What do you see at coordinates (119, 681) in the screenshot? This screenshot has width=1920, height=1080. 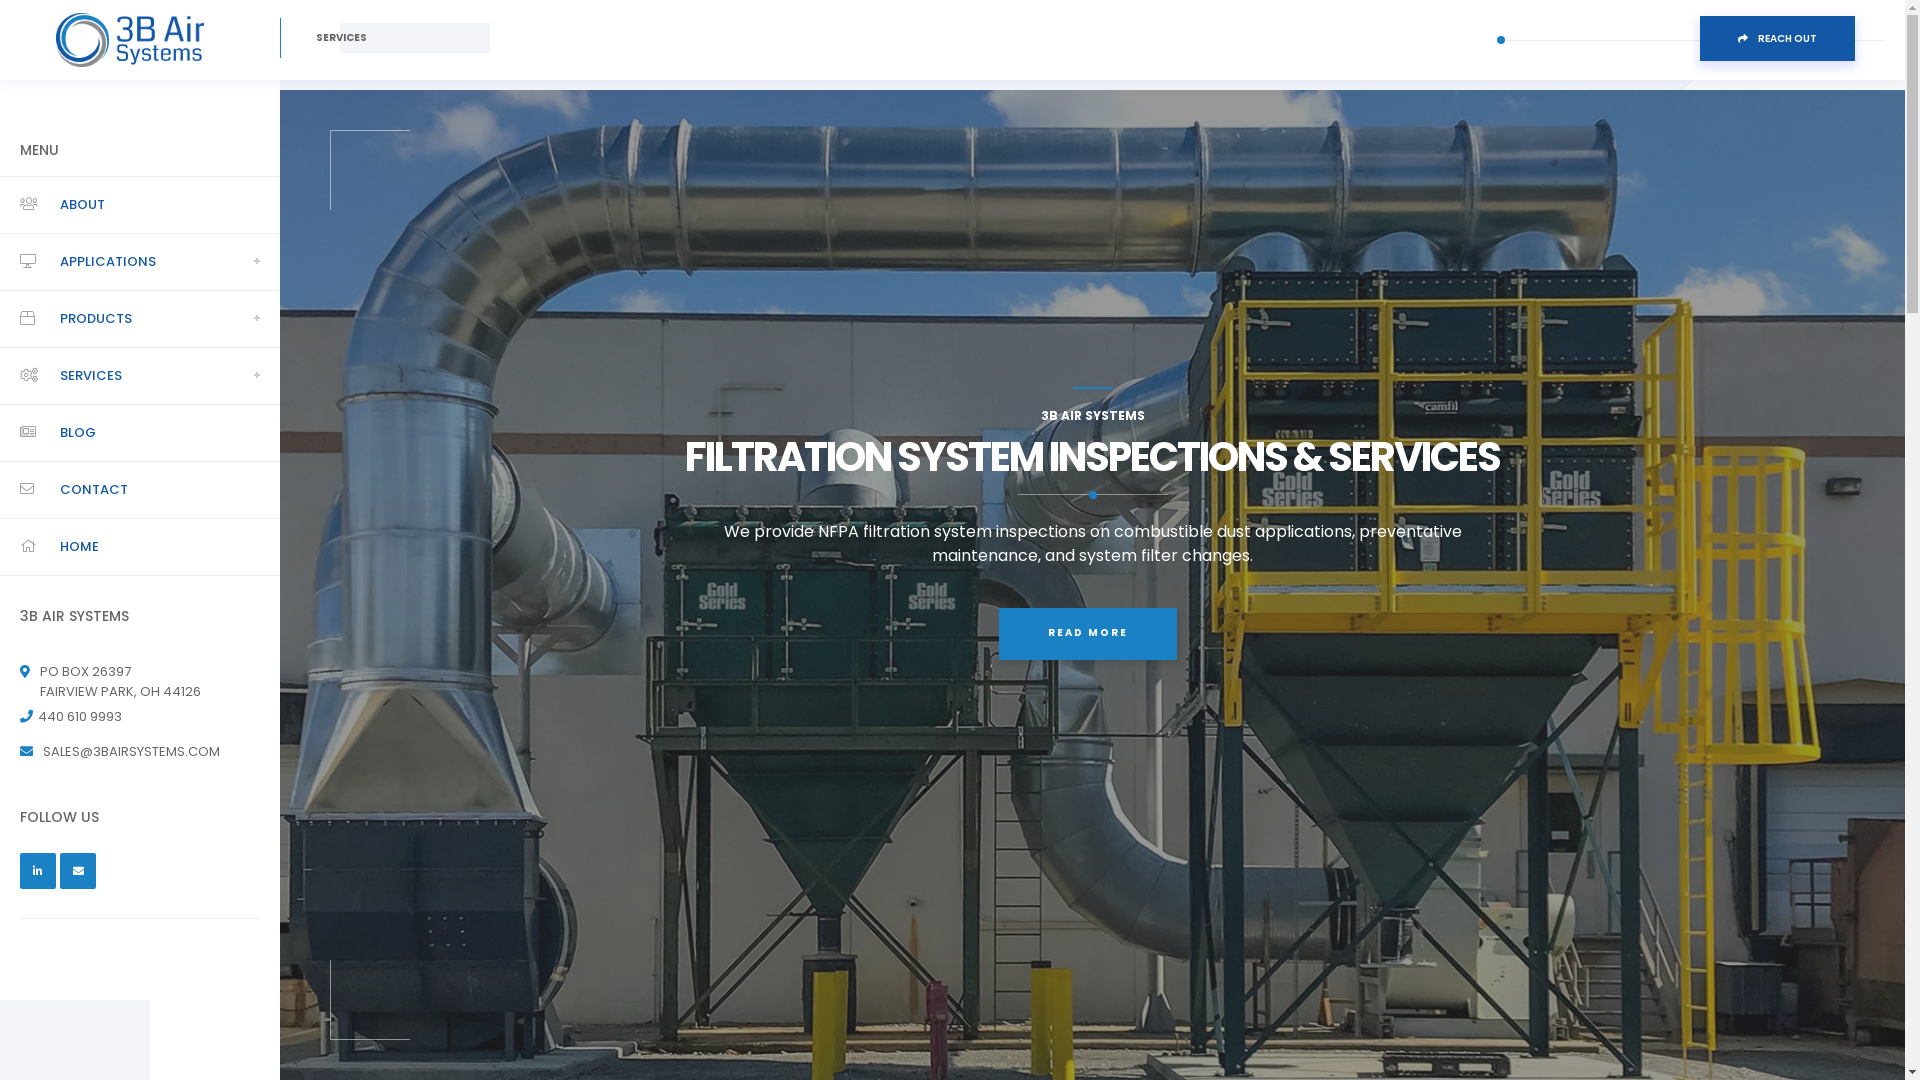 I see `'PO BOX 26397` at bounding box center [119, 681].